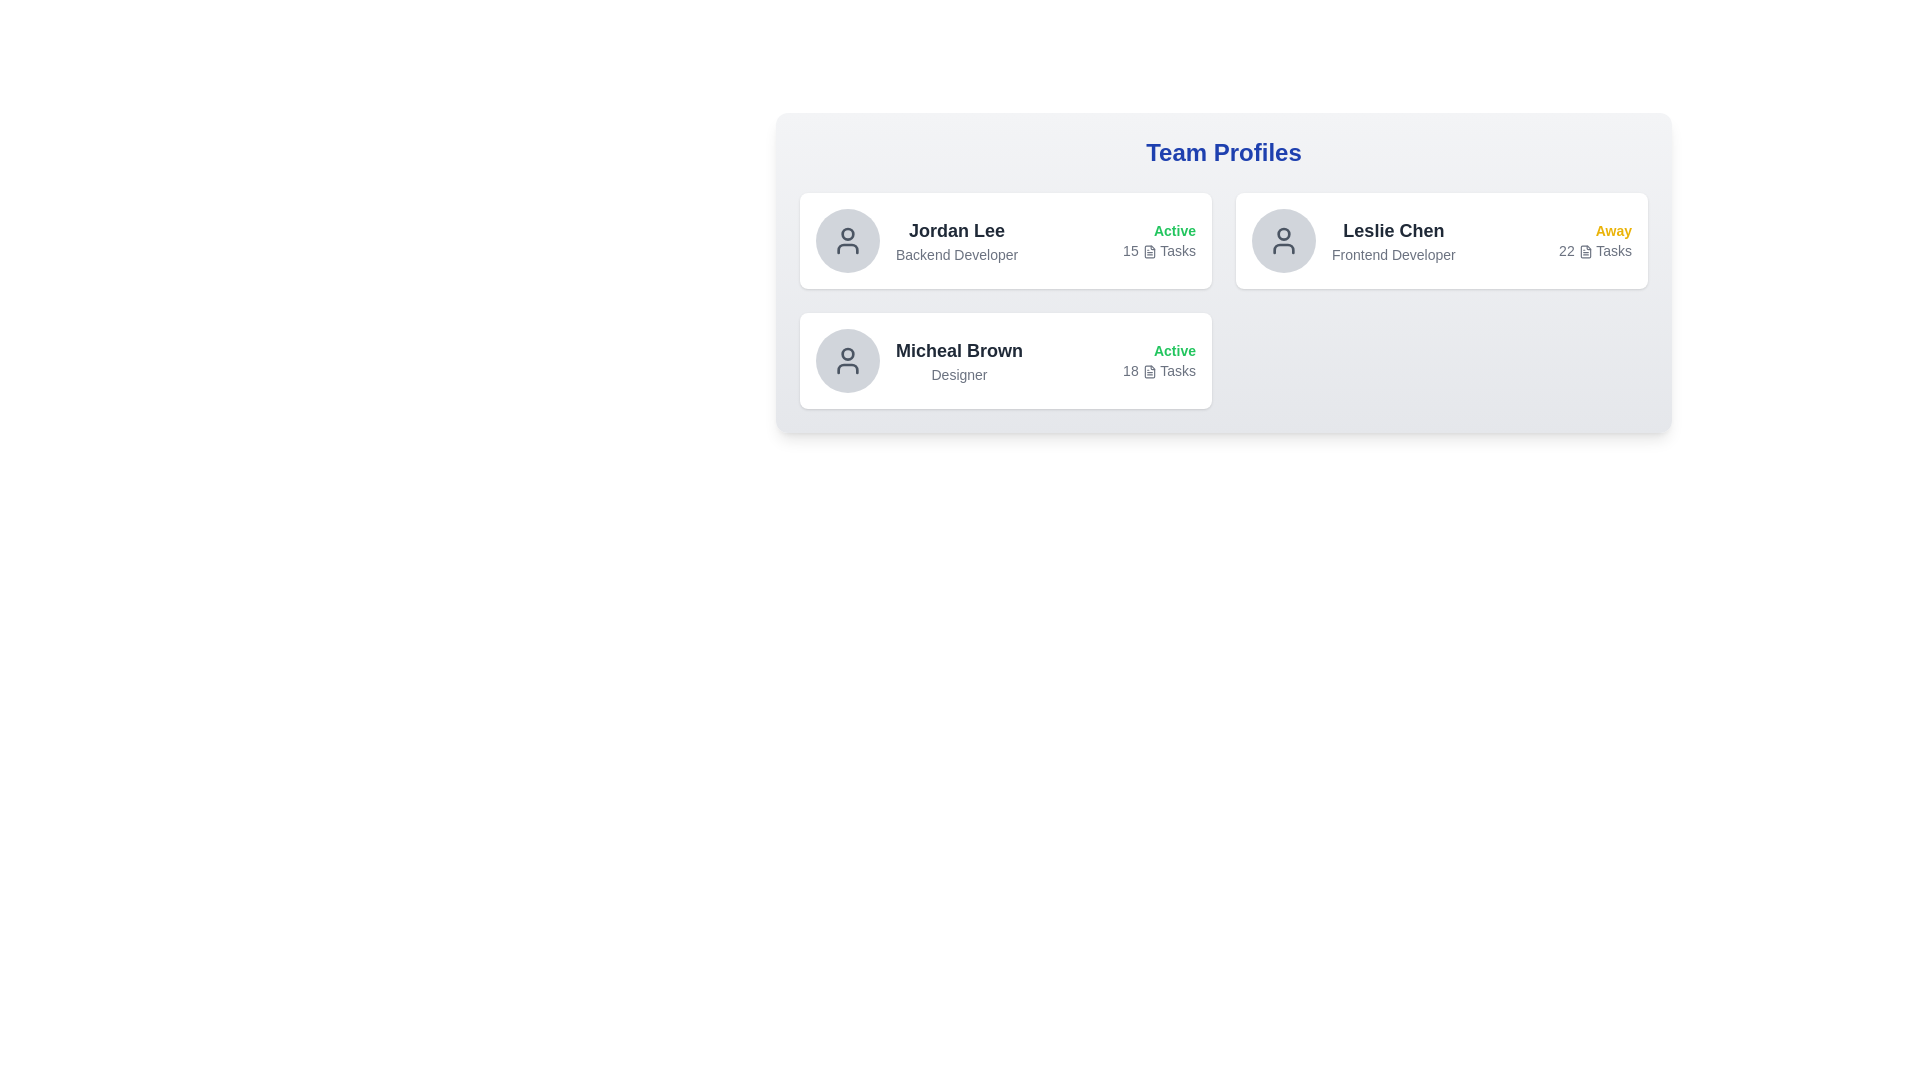 Image resolution: width=1920 pixels, height=1080 pixels. Describe the element at coordinates (1283, 239) in the screenshot. I see `the User Profile icon, which is a small circular icon depicting a person's silhouette with gray strokes, located in the top-right profile card of the 'Team Profiles' section` at that location.